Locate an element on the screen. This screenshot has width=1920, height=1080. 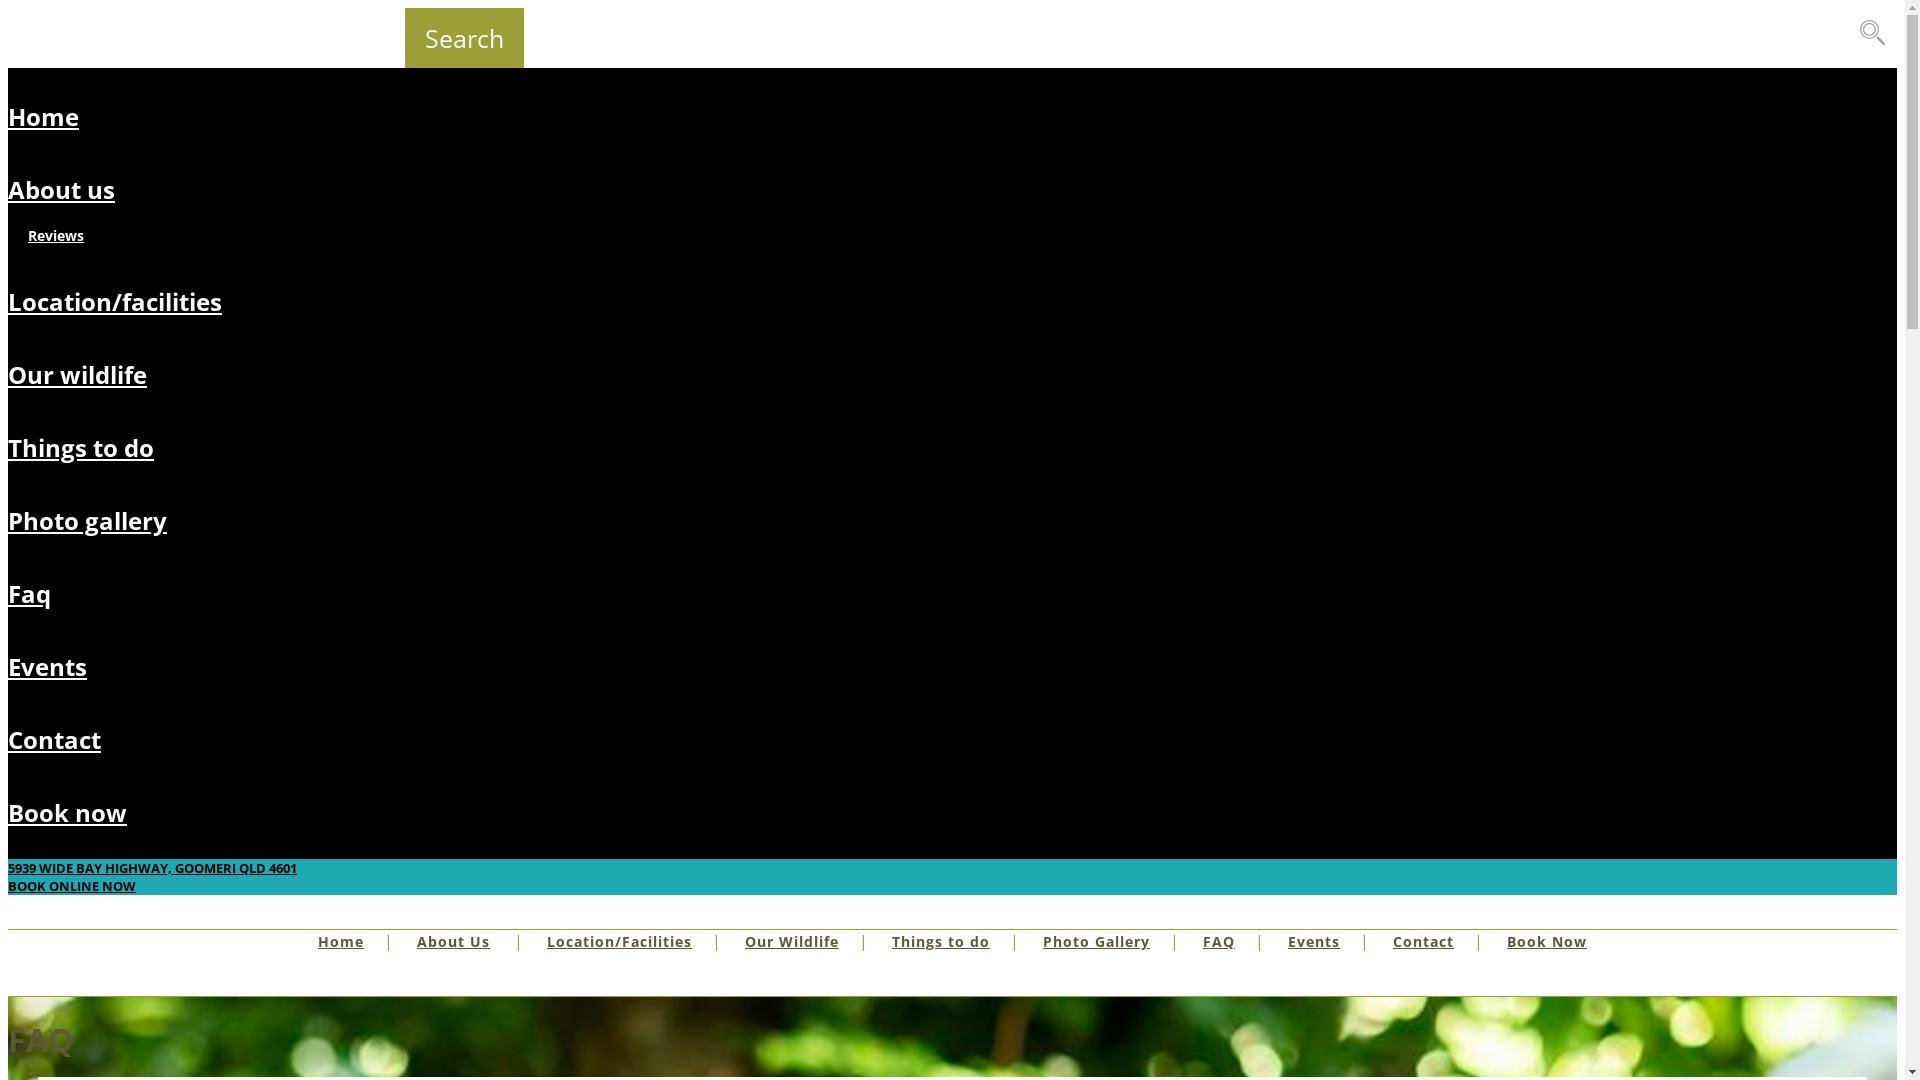
'Book Now' is located at coordinates (1545, 941).